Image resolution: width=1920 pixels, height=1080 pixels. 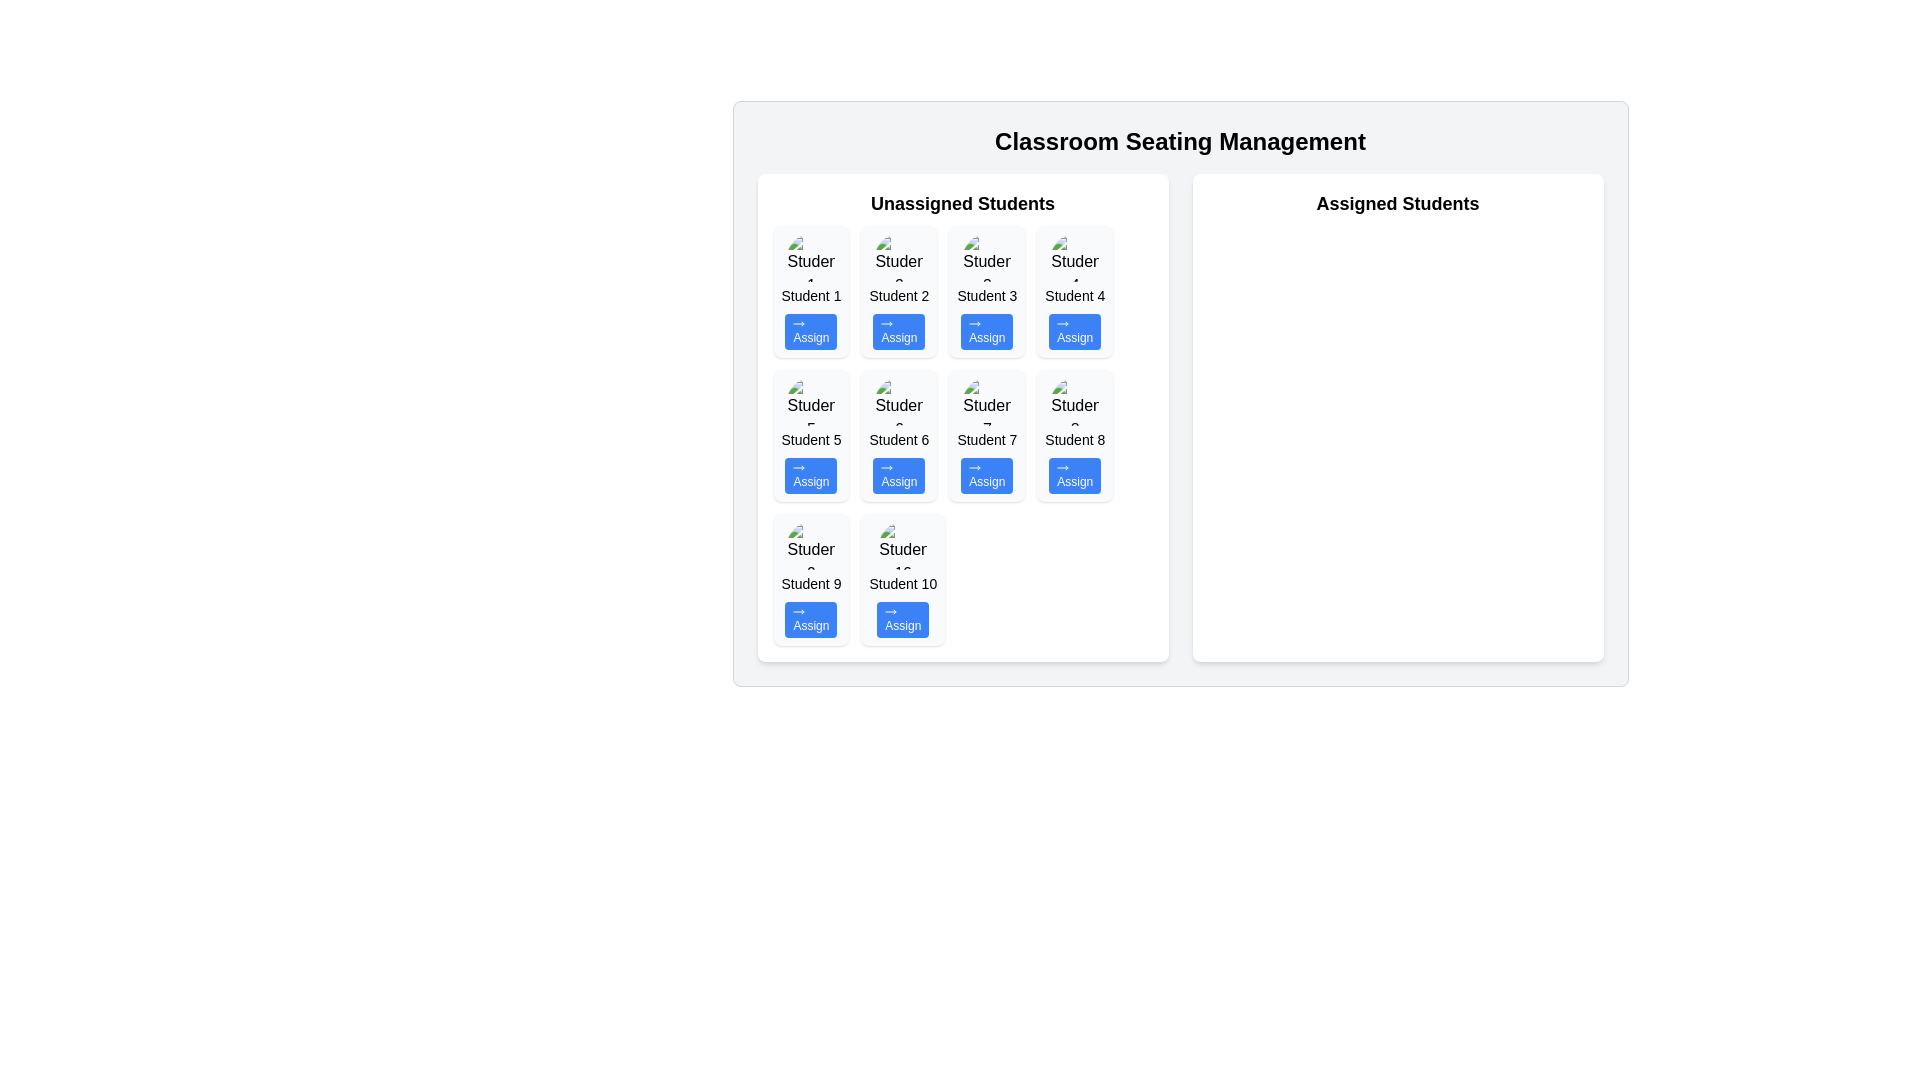 What do you see at coordinates (886, 323) in the screenshot?
I see `the right-pointing arrow icon located in the second row, first column of the 'Unassigned Students' list` at bounding box center [886, 323].